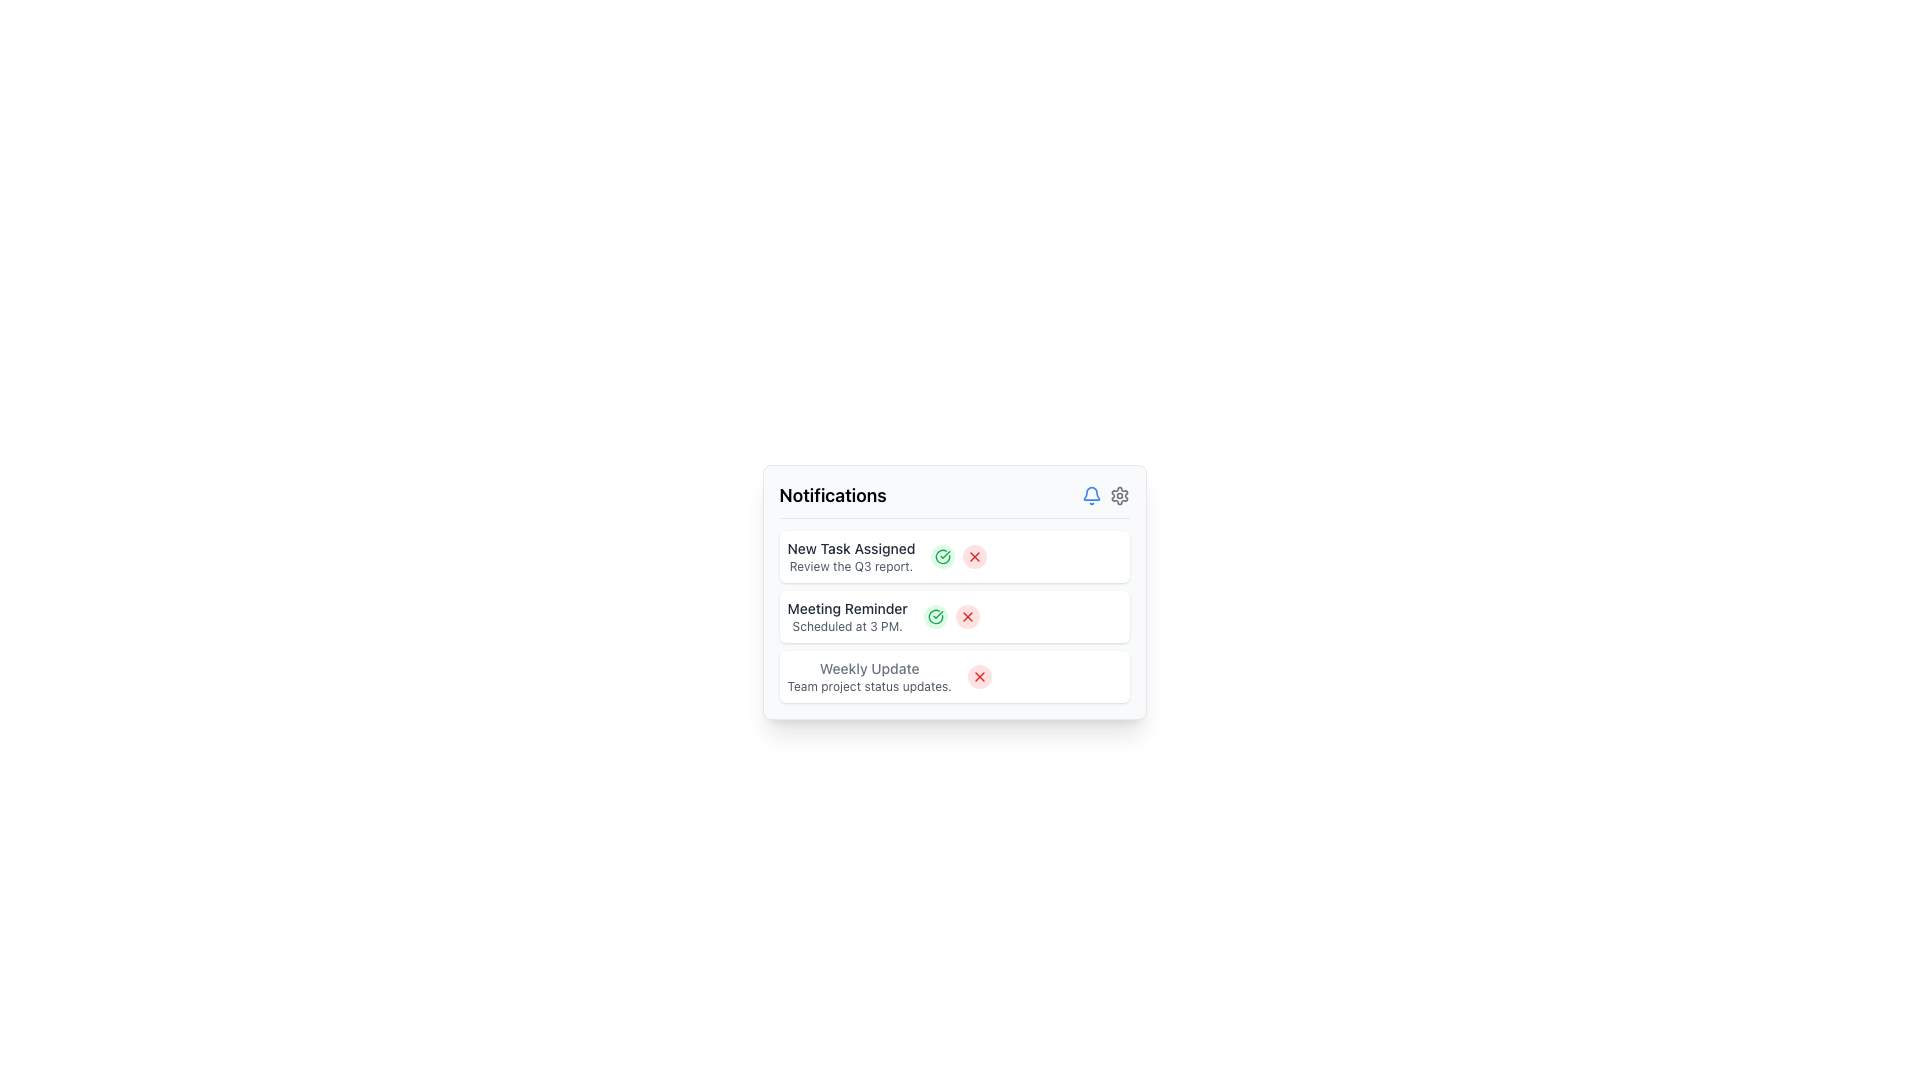  What do you see at coordinates (975, 556) in the screenshot?
I see `the delete button located to the right of the green checkmark button` at bounding box center [975, 556].